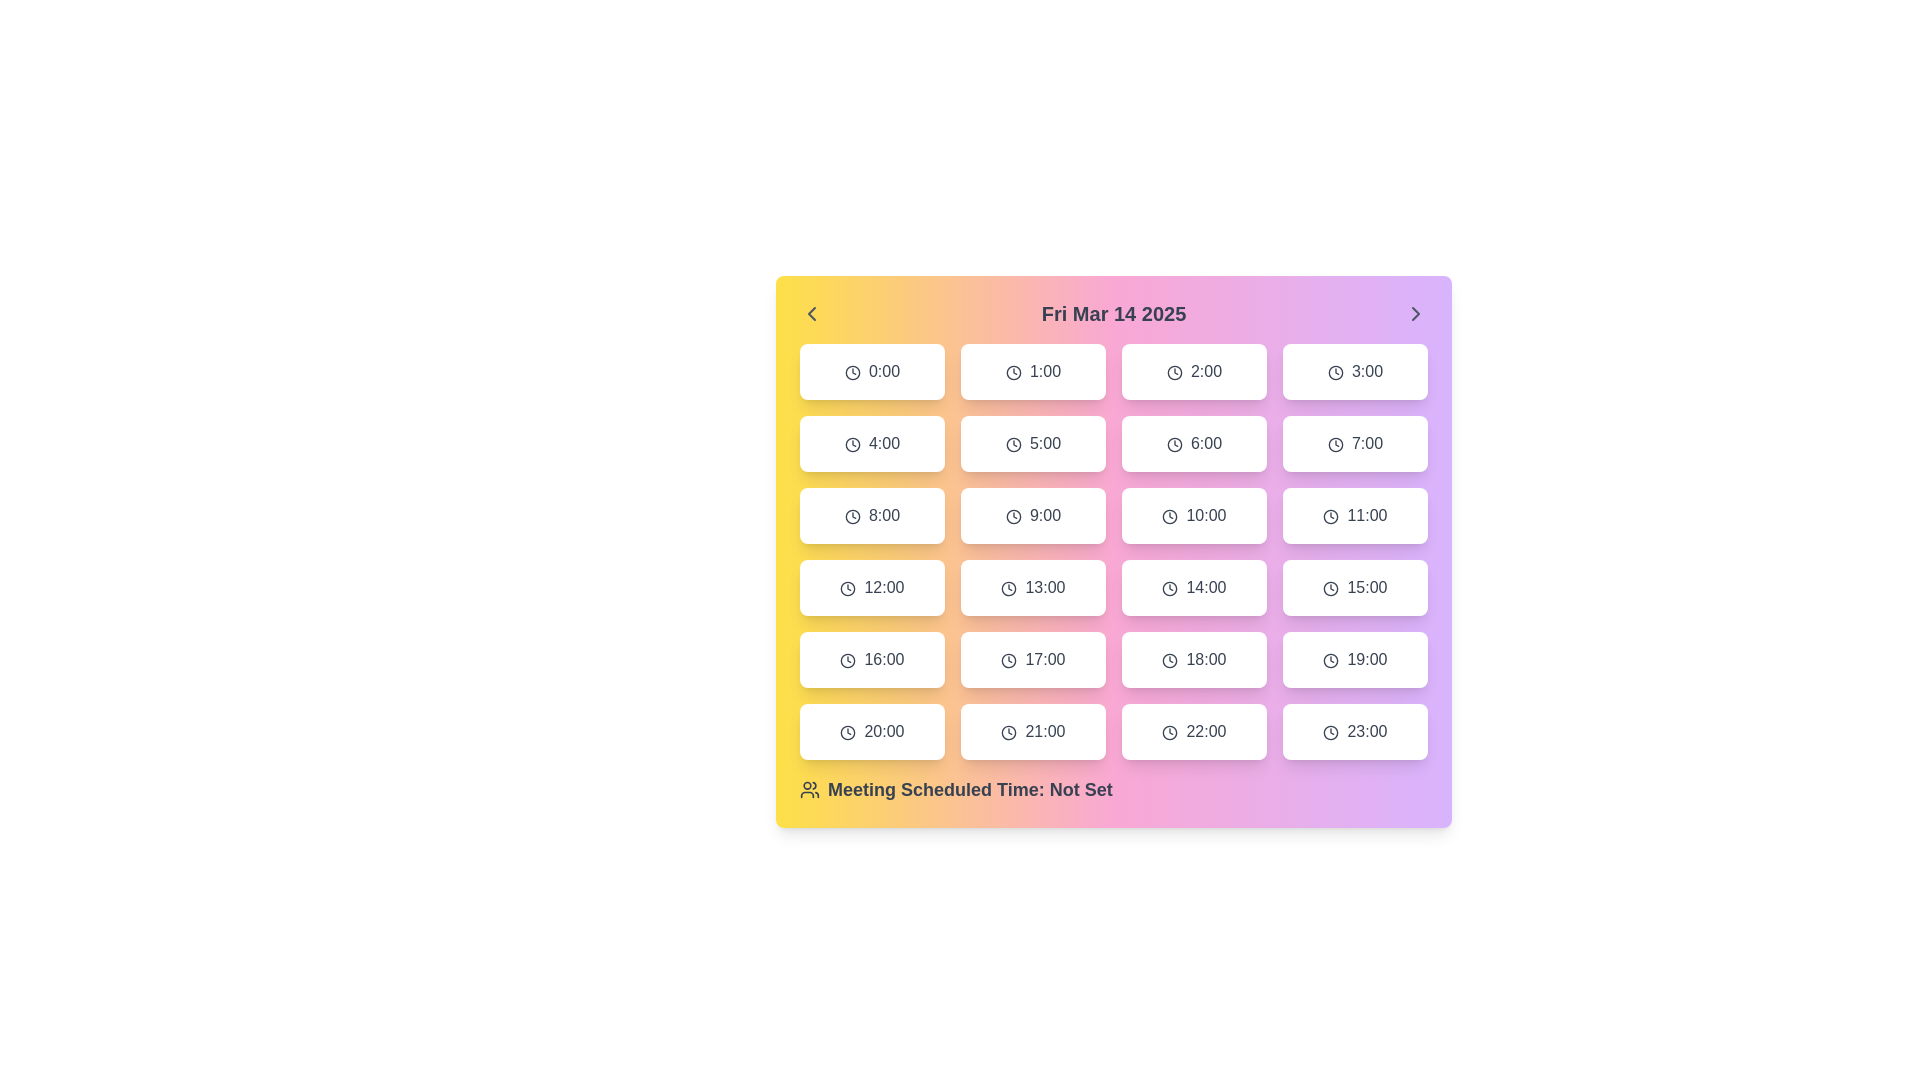 This screenshot has width=1920, height=1080. What do you see at coordinates (1170, 732) in the screenshot?
I see `the circular shape within the clock icon located next to the '22:00' time label in the fifth row and fourth column of the time grid` at bounding box center [1170, 732].